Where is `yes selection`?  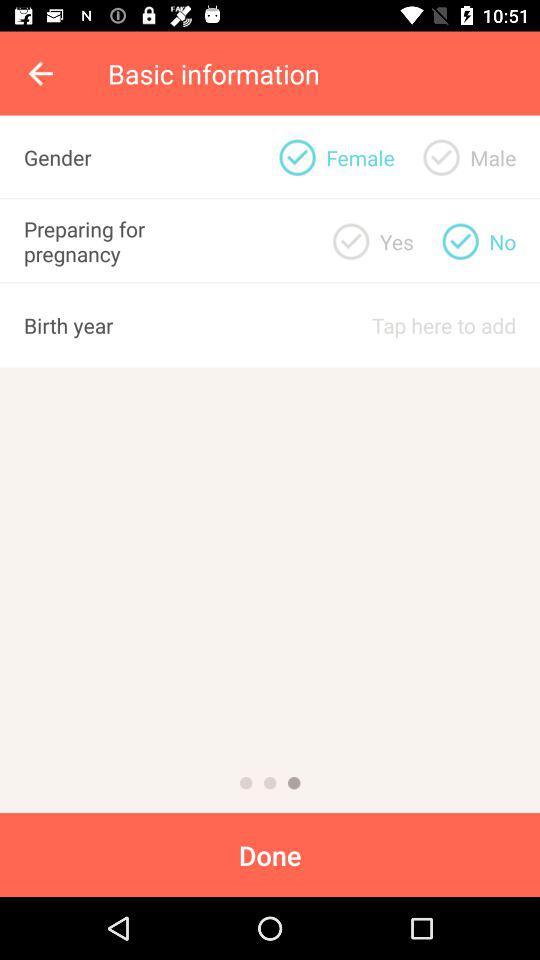 yes selection is located at coordinates (350, 240).